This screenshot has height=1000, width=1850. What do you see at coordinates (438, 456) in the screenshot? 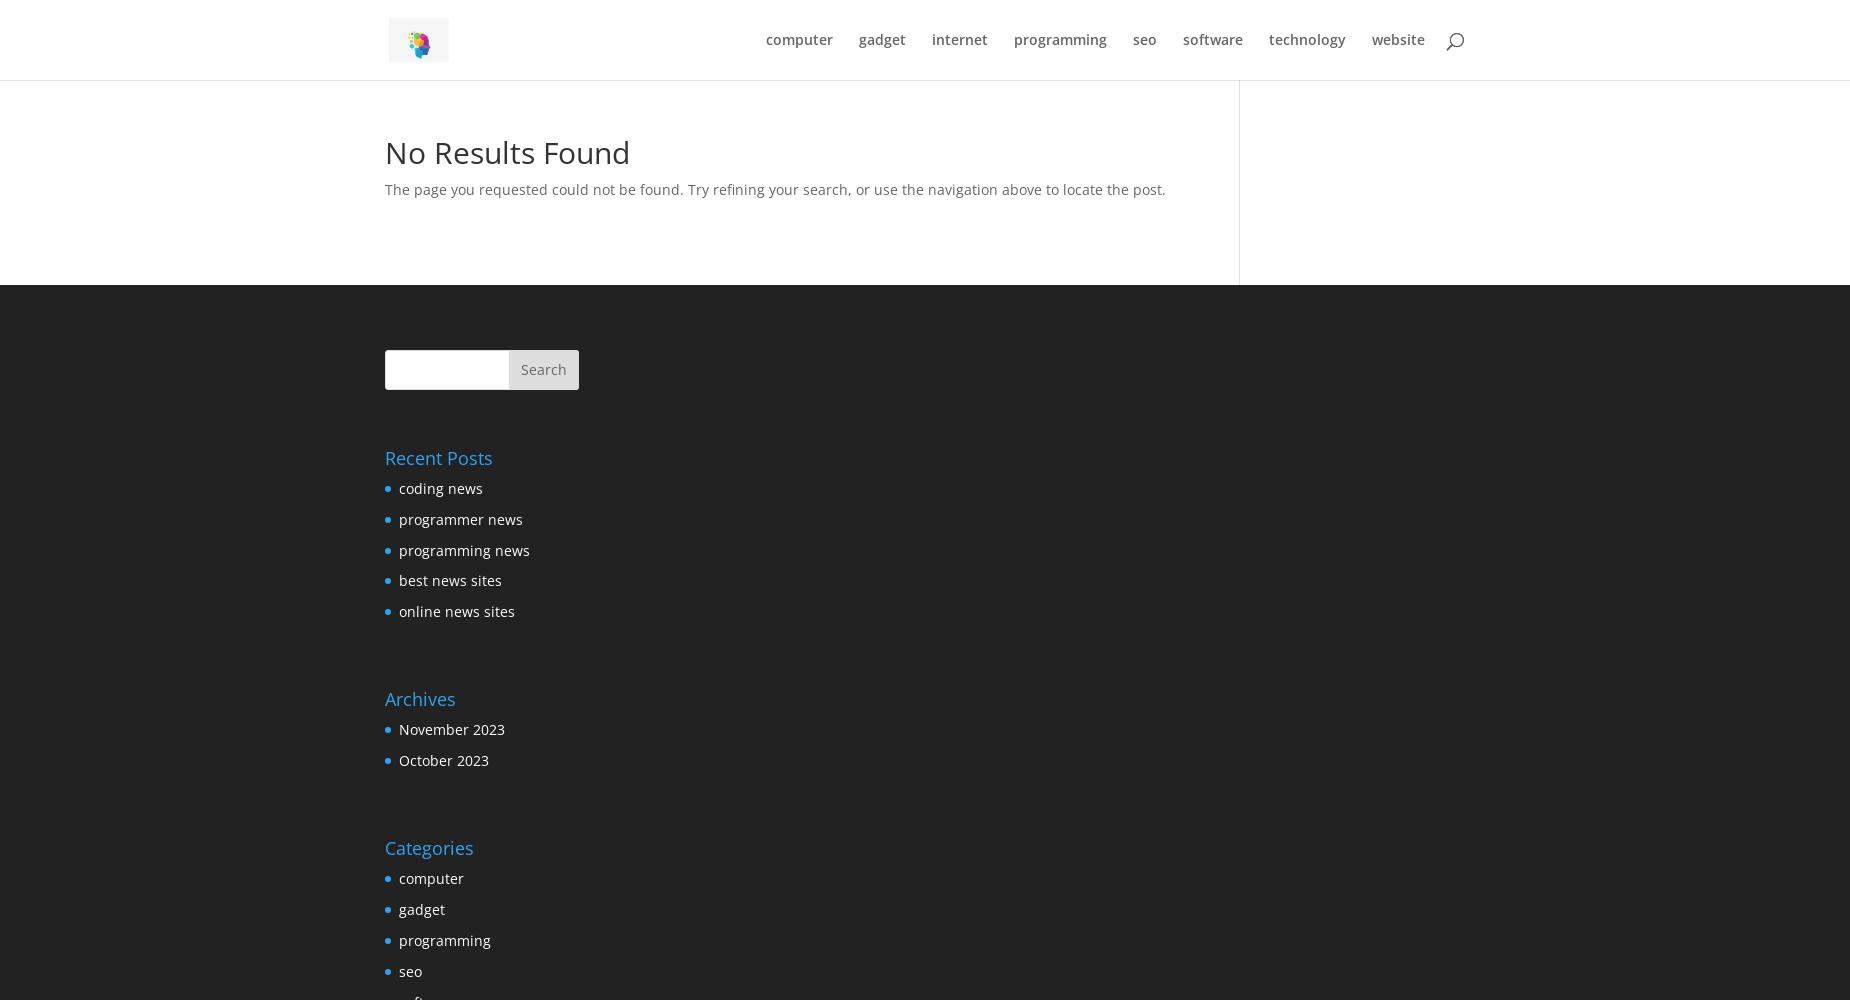
I see `'Recent Posts'` at bounding box center [438, 456].